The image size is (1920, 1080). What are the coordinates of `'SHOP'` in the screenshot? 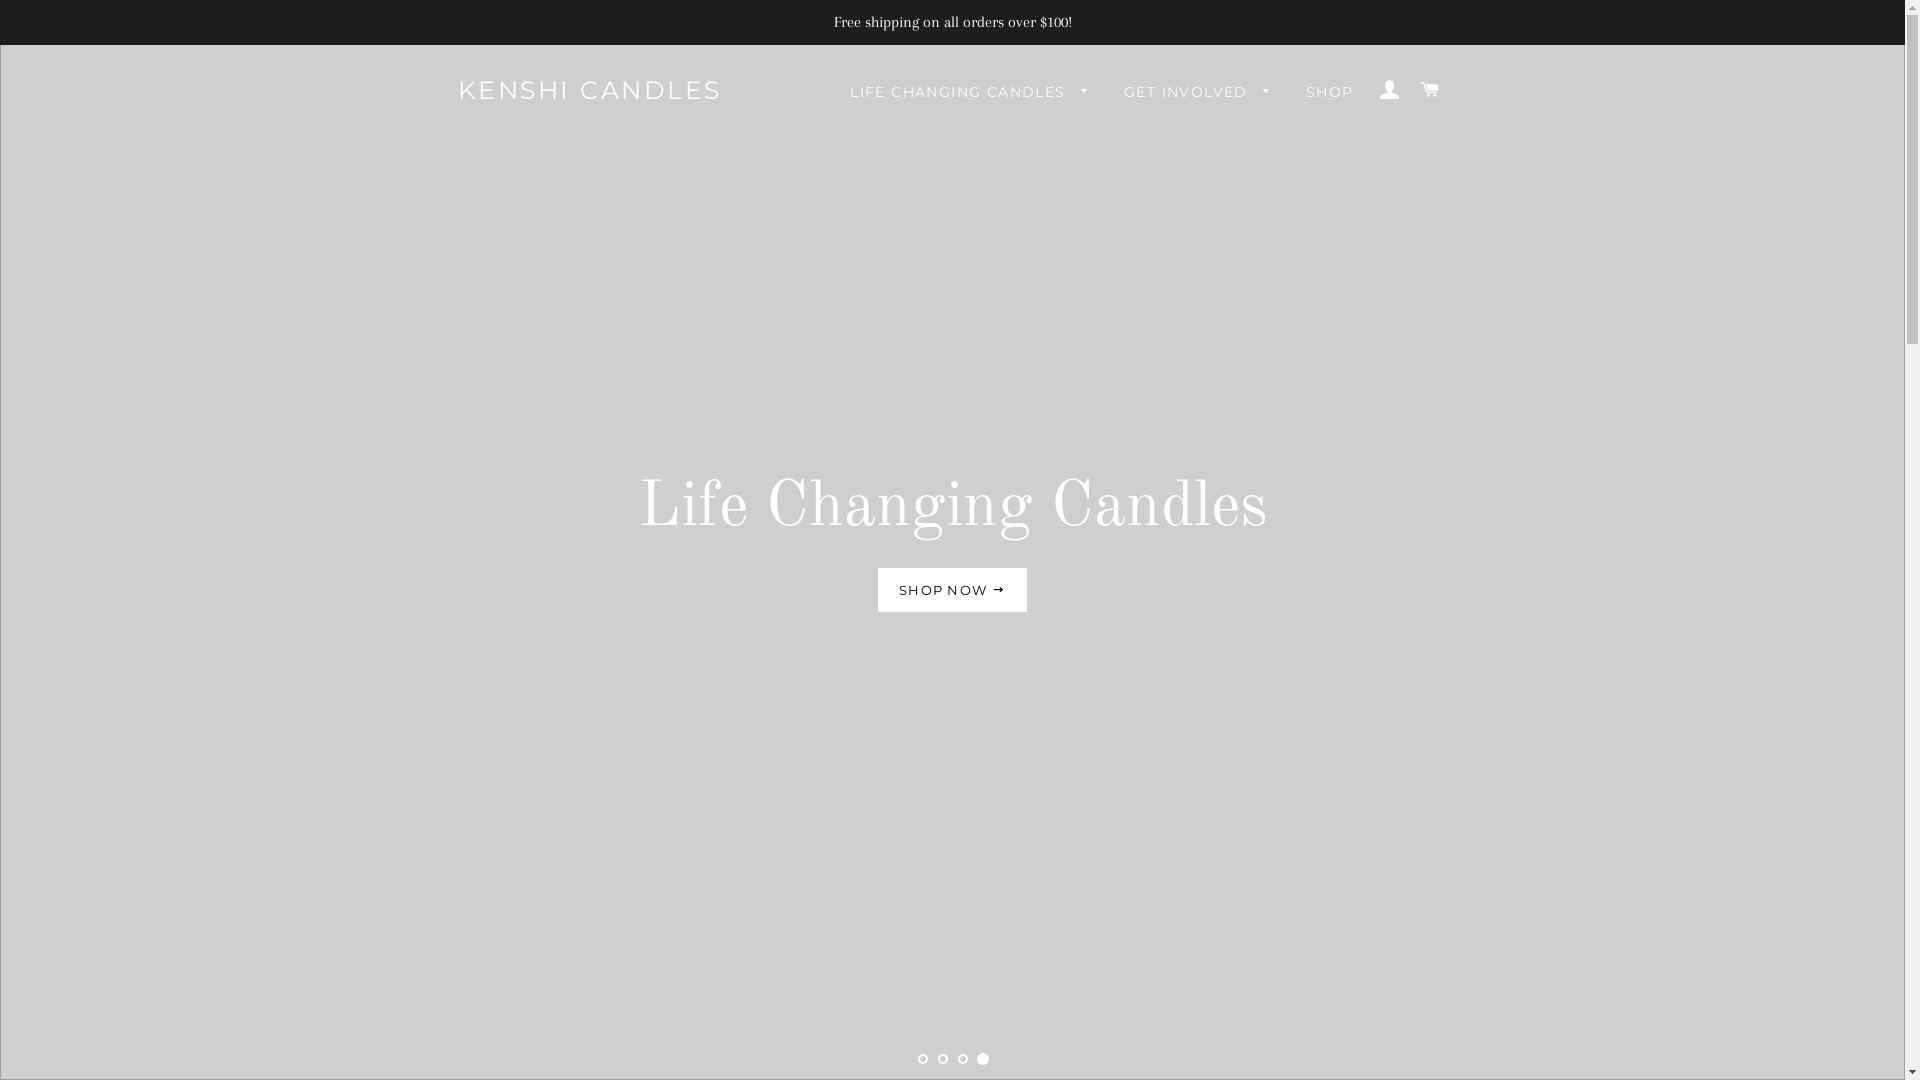 It's located at (1329, 92).